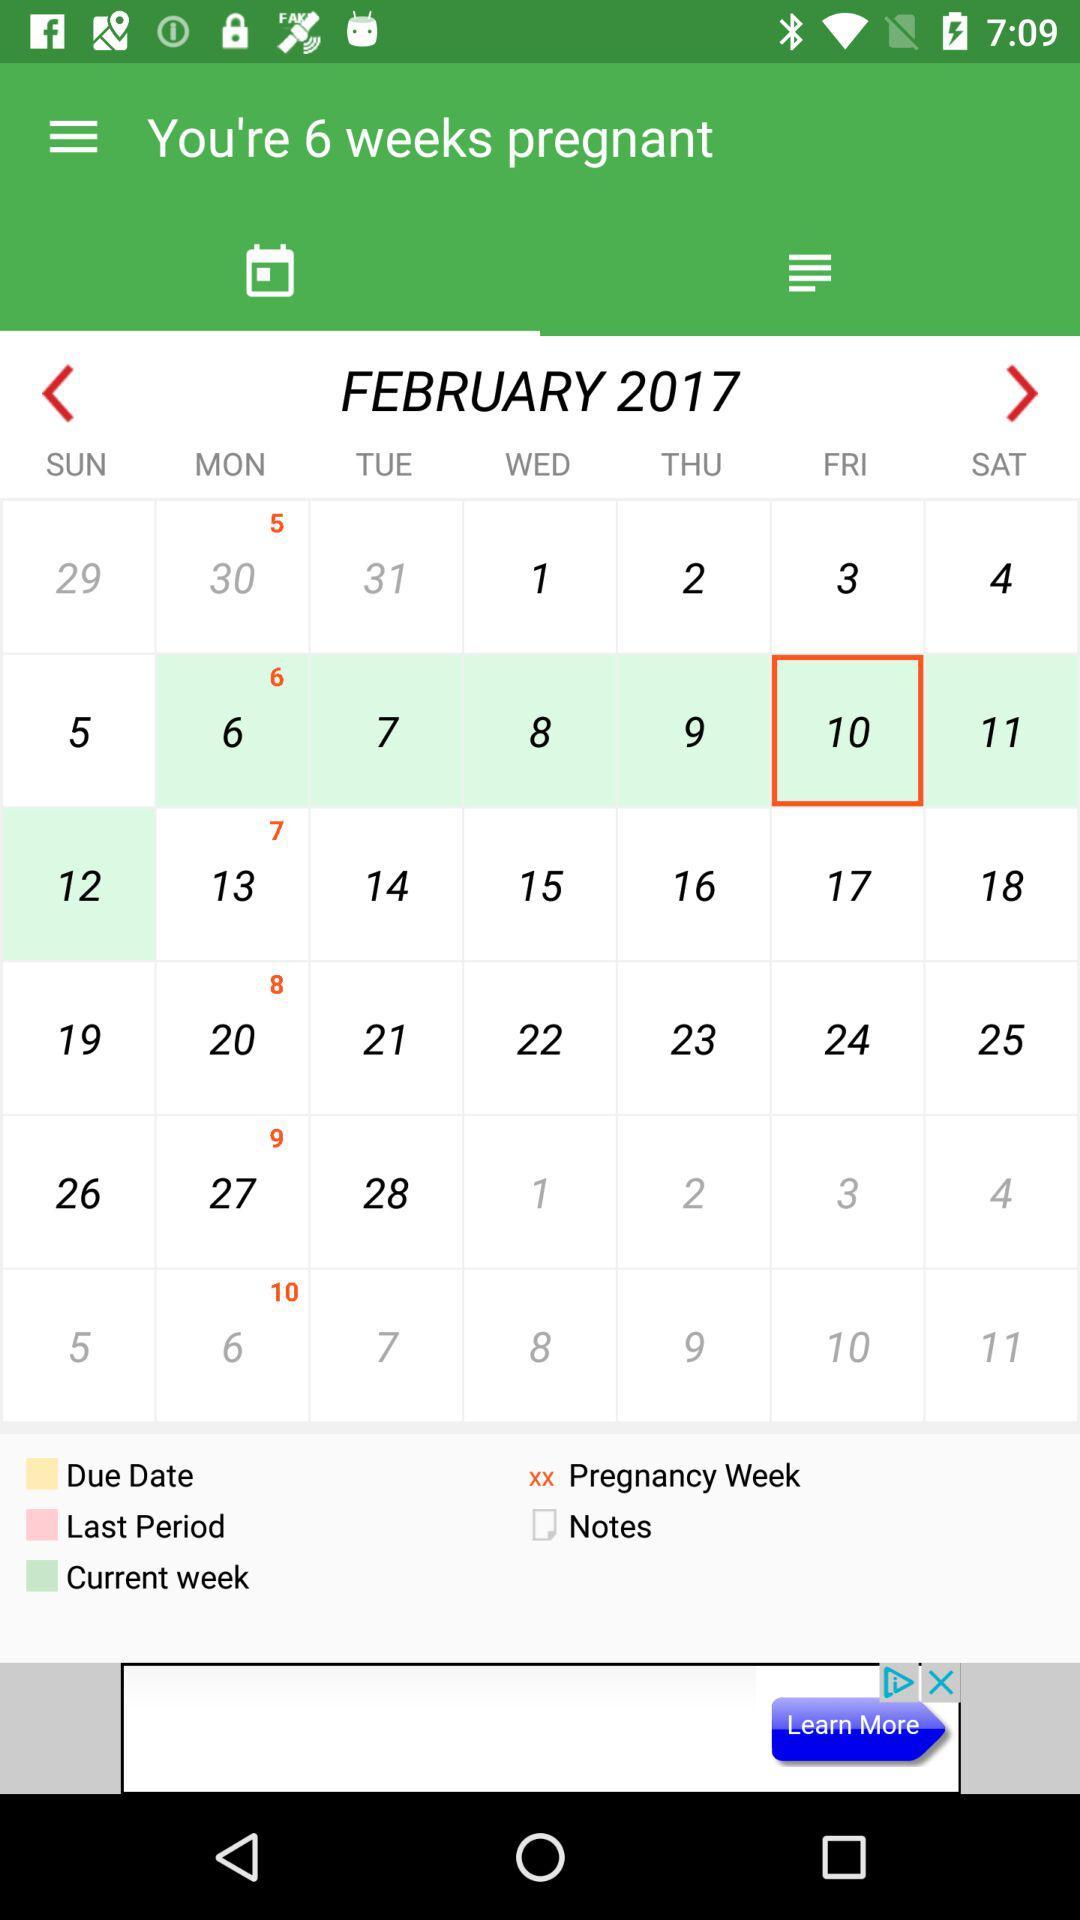 The image size is (1080, 1920). What do you see at coordinates (56, 393) in the screenshot?
I see `go back` at bounding box center [56, 393].